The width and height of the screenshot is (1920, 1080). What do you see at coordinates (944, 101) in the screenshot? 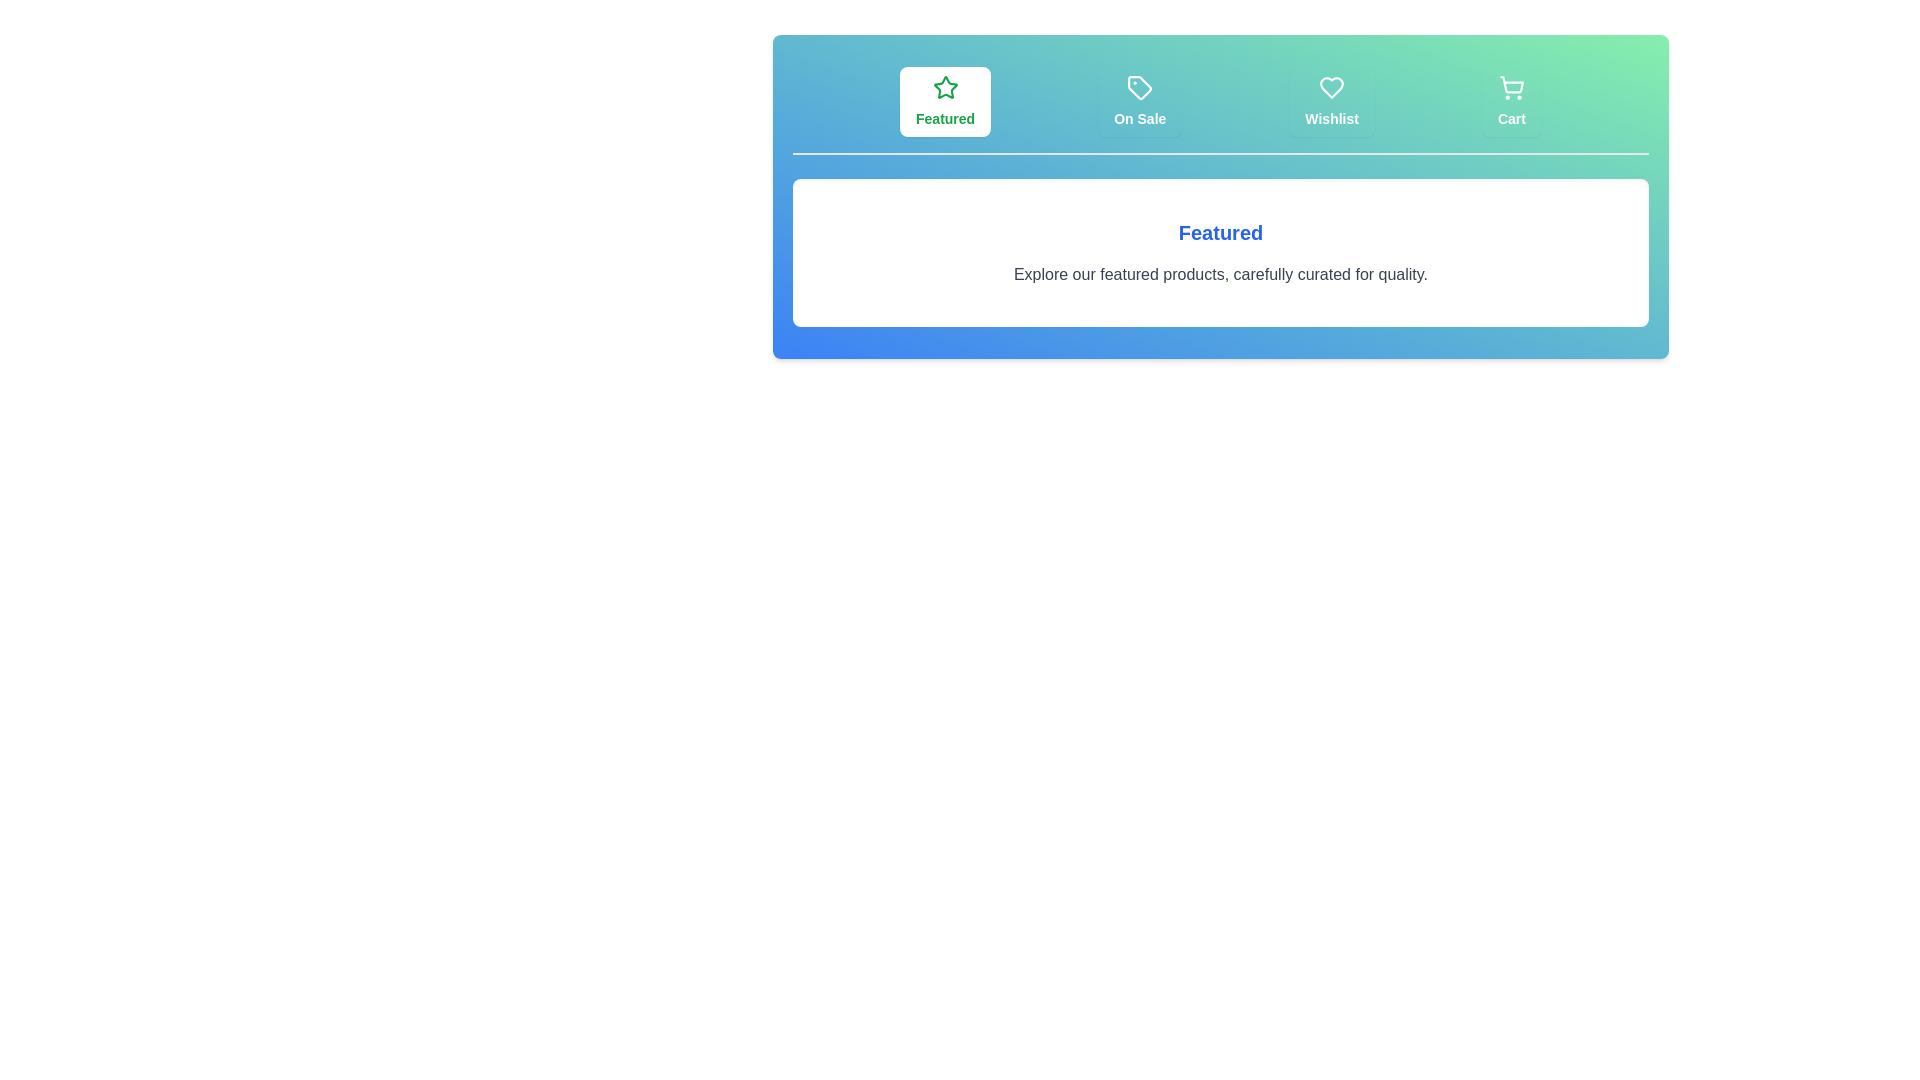
I see `the tab labeled Featured to observe its hover effect` at bounding box center [944, 101].